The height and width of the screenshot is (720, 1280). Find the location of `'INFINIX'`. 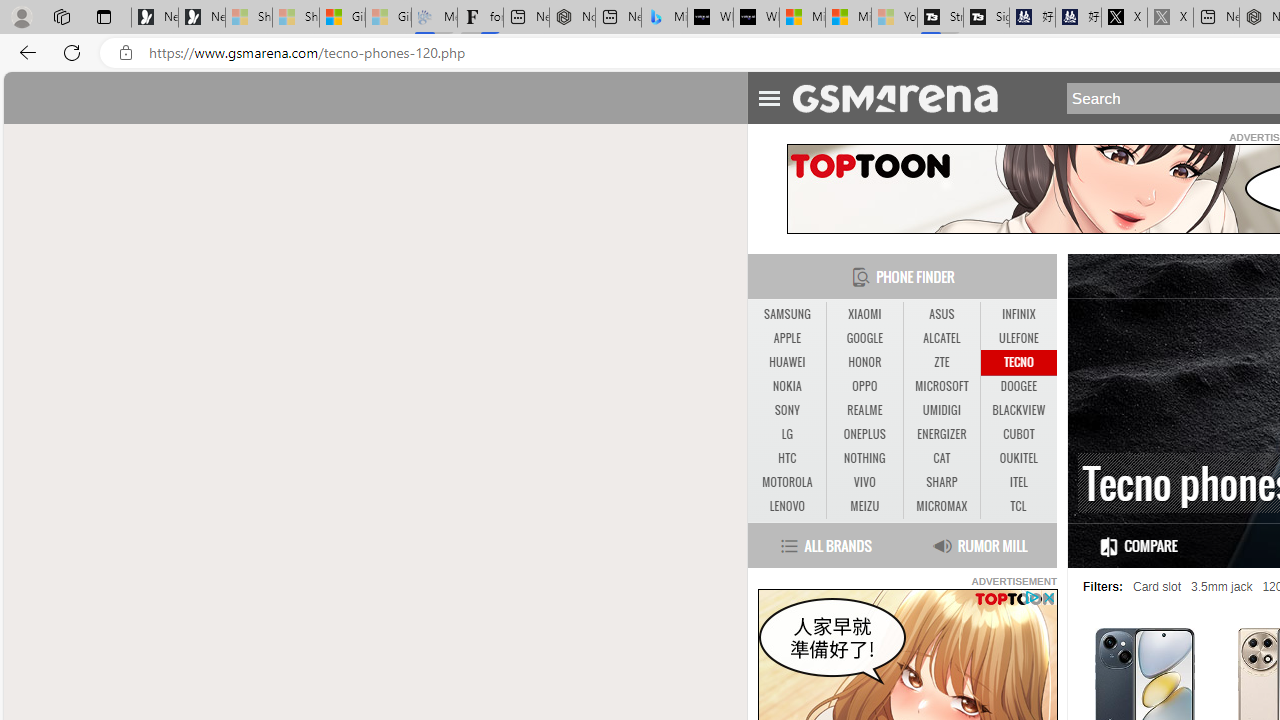

'INFINIX' is located at coordinates (1018, 314).